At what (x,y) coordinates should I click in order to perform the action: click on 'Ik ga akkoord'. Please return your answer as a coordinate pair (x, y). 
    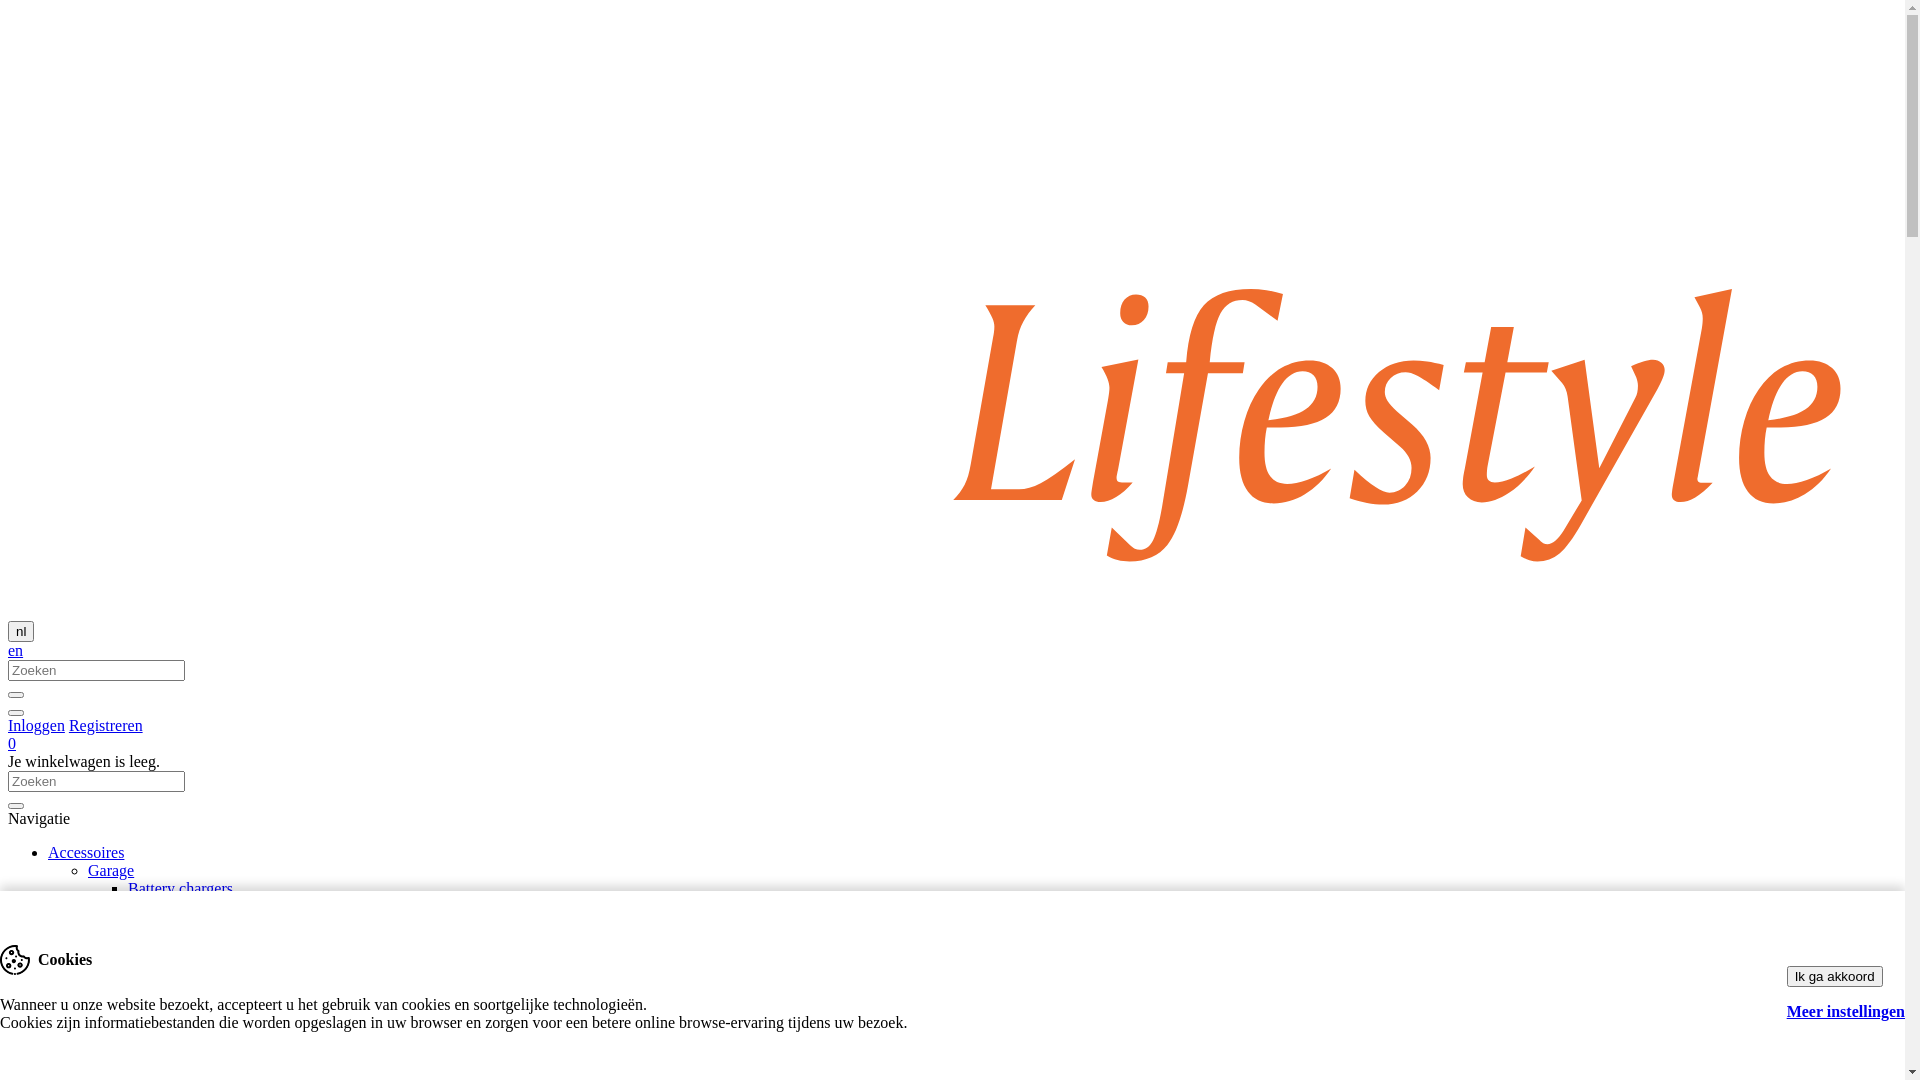
    Looking at the image, I should click on (1834, 975).